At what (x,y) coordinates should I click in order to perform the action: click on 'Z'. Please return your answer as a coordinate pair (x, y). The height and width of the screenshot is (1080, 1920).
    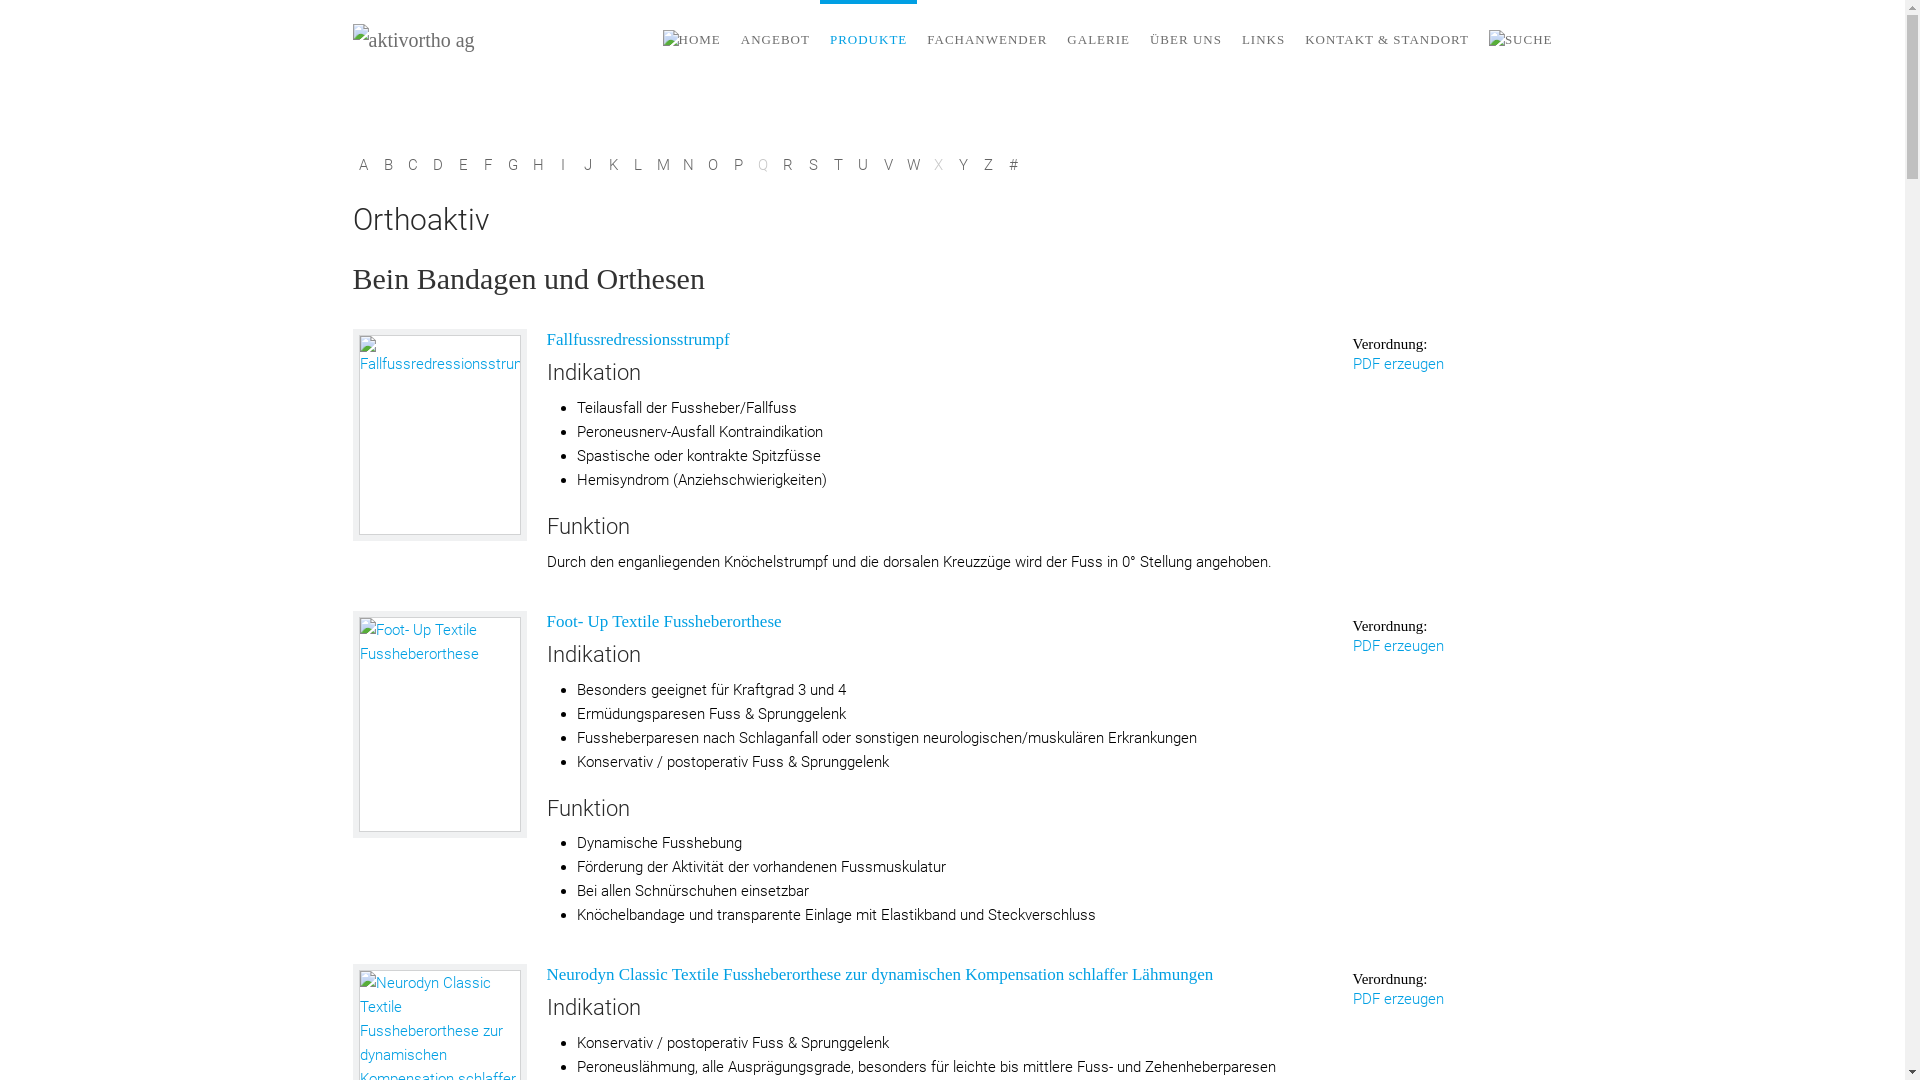
    Looking at the image, I should click on (988, 164).